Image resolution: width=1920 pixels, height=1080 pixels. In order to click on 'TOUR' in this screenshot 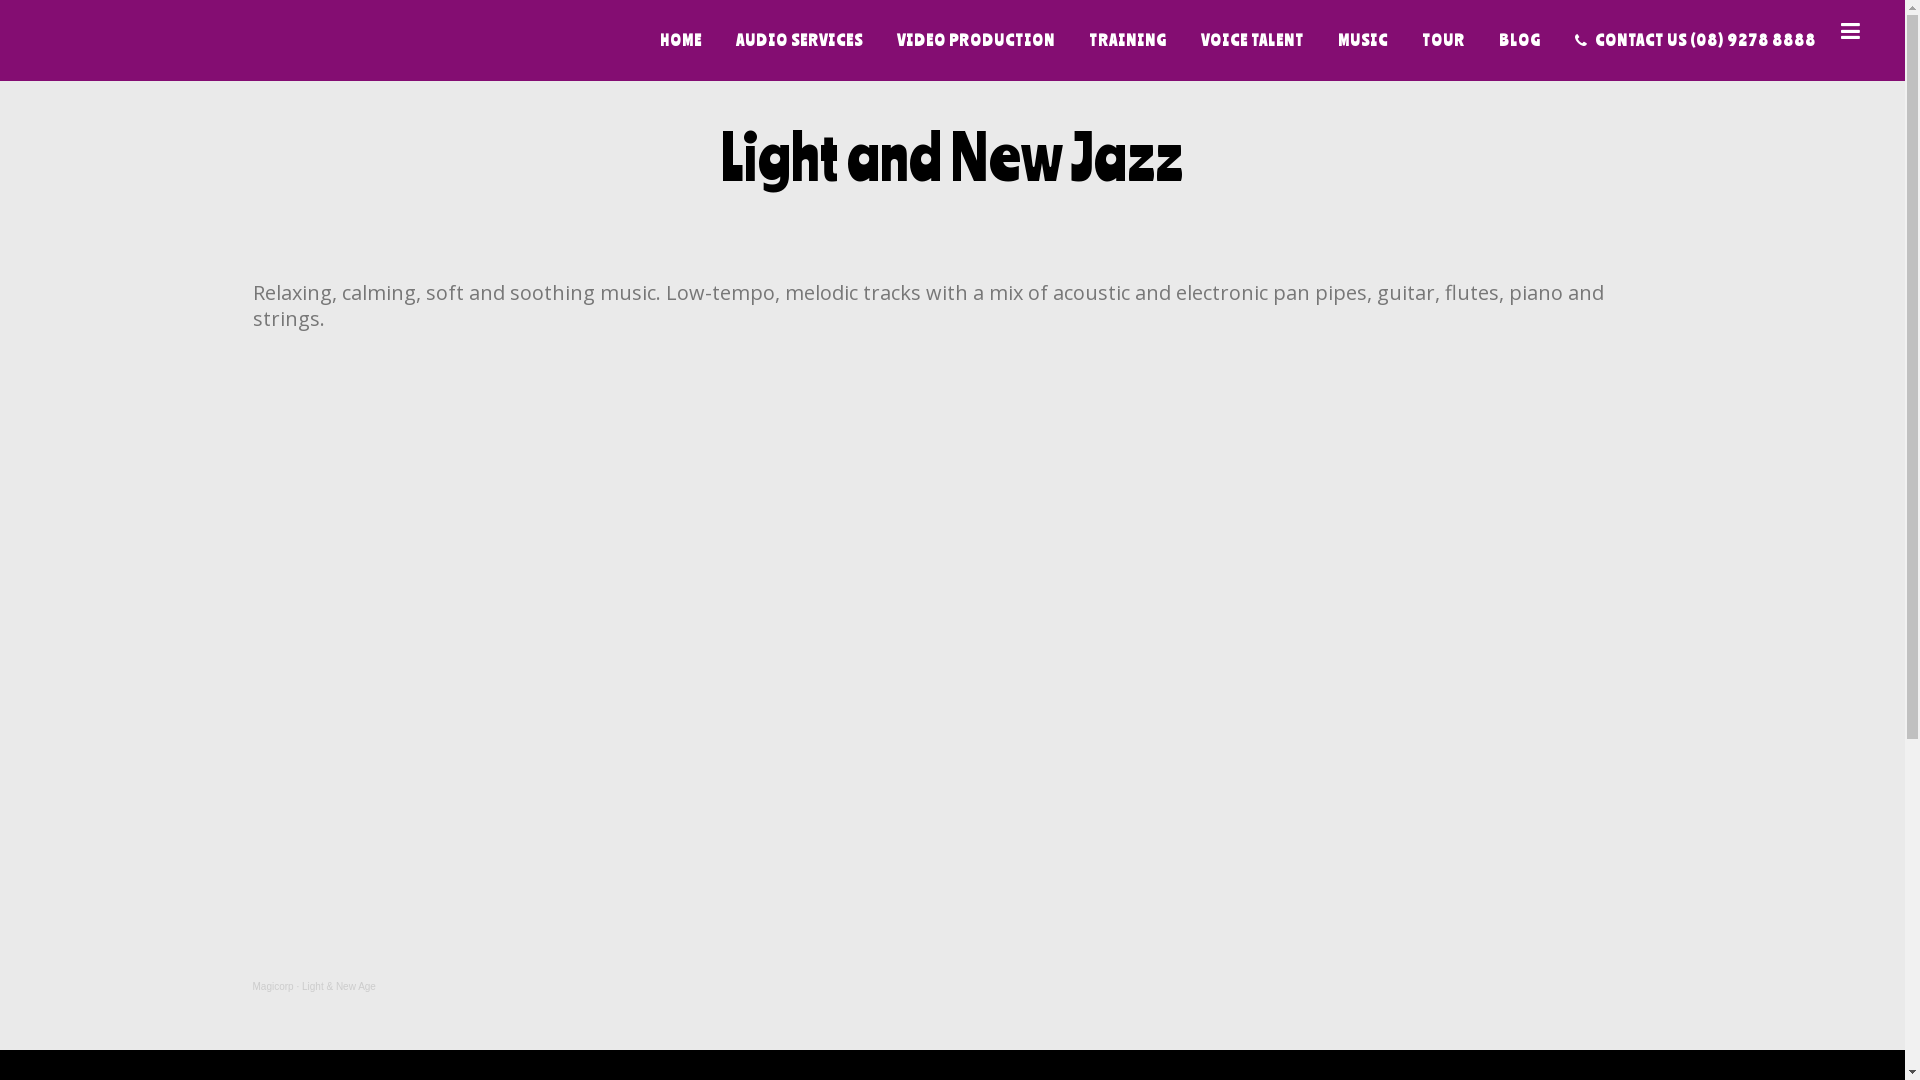, I will do `click(1443, 39)`.